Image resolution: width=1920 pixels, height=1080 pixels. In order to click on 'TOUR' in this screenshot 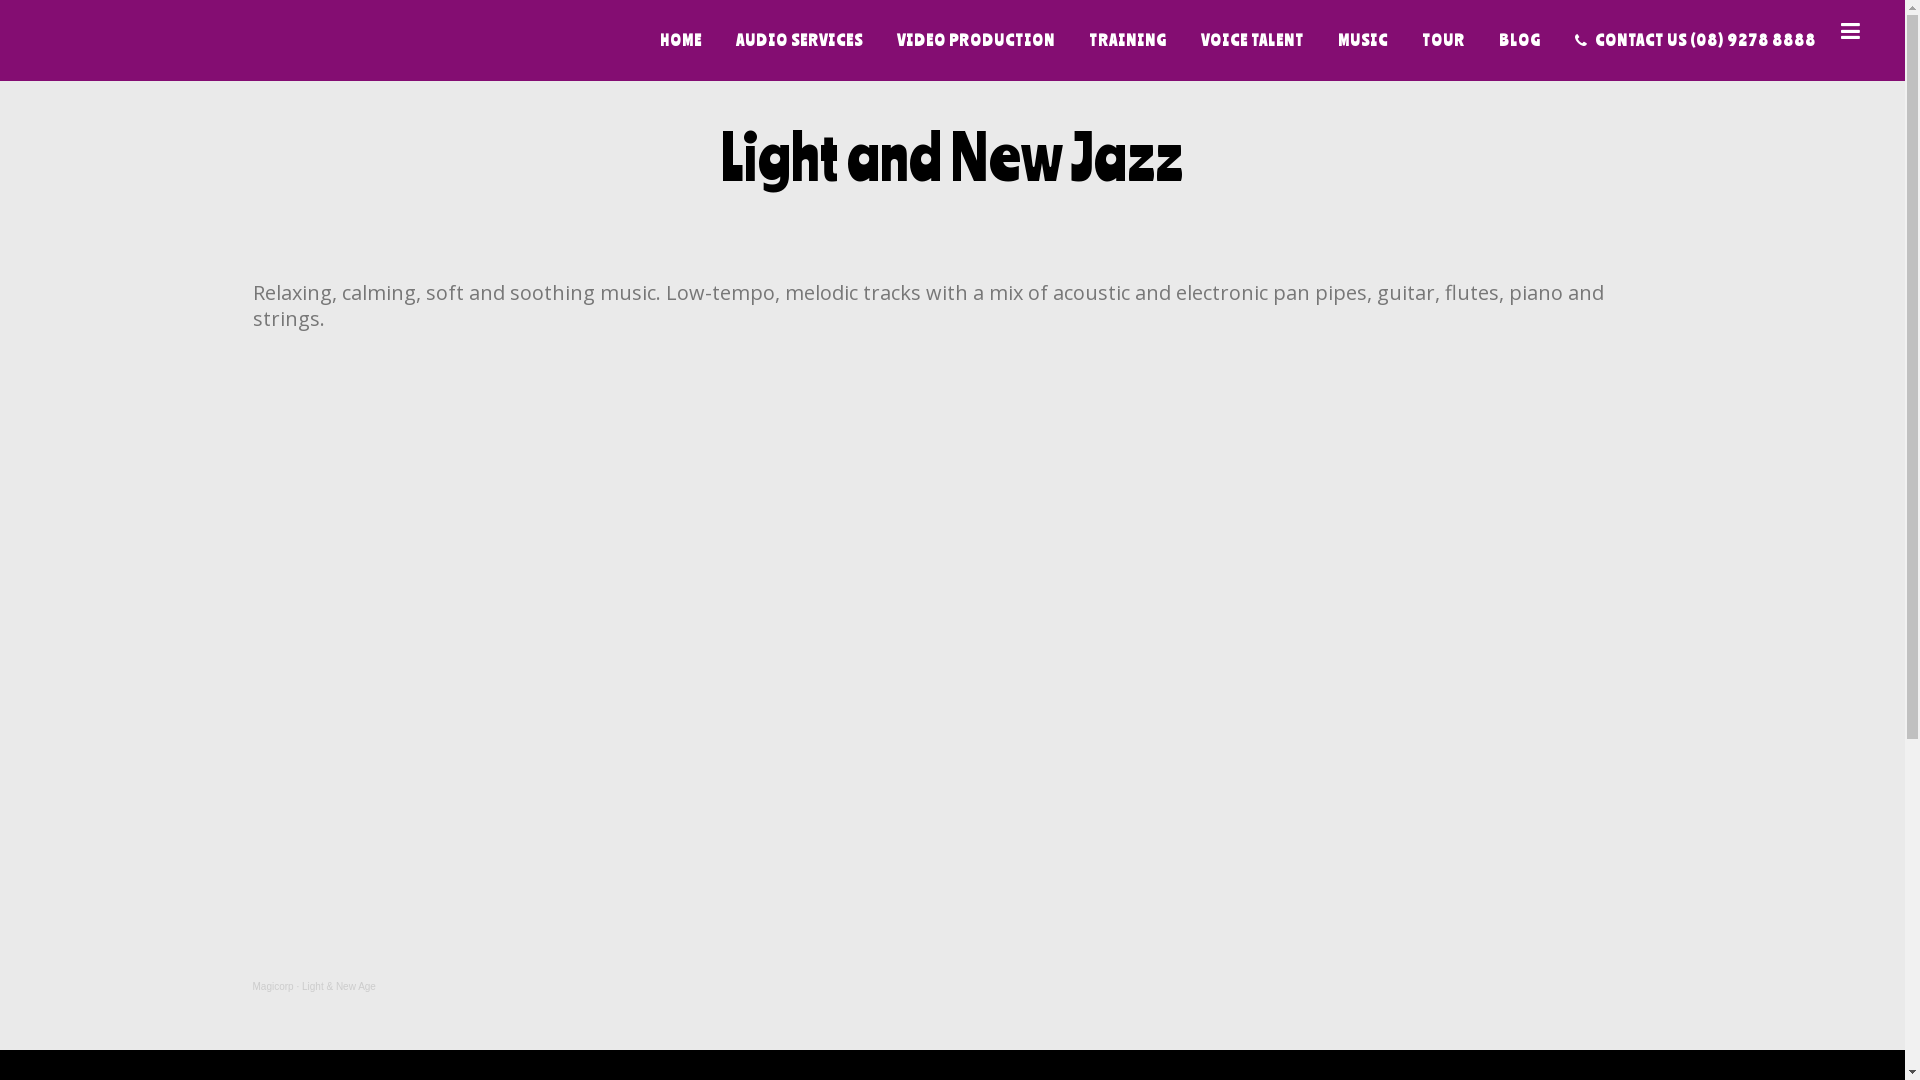, I will do `click(1443, 39)`.